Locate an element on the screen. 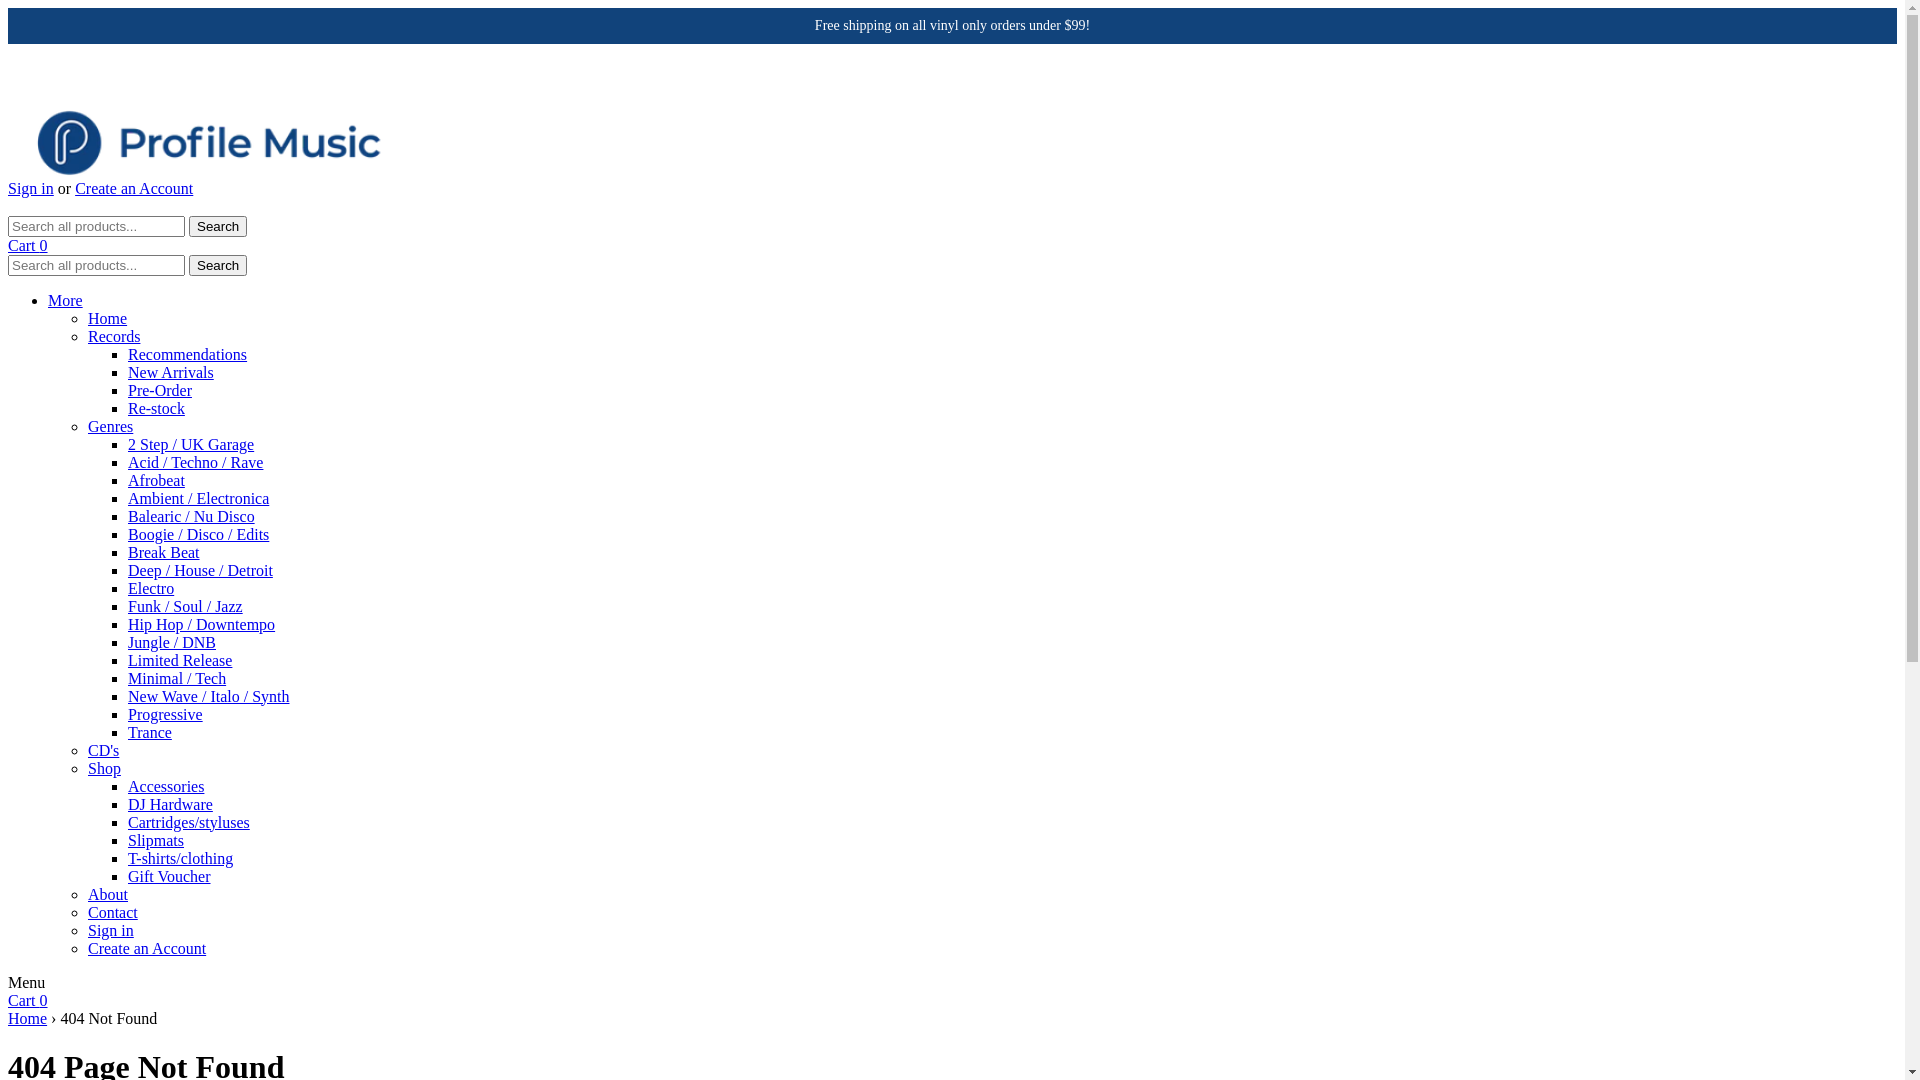 The height and width of the screenshot is (1080, 1920). 'Limited Release' is located at coordinates (127, 660).